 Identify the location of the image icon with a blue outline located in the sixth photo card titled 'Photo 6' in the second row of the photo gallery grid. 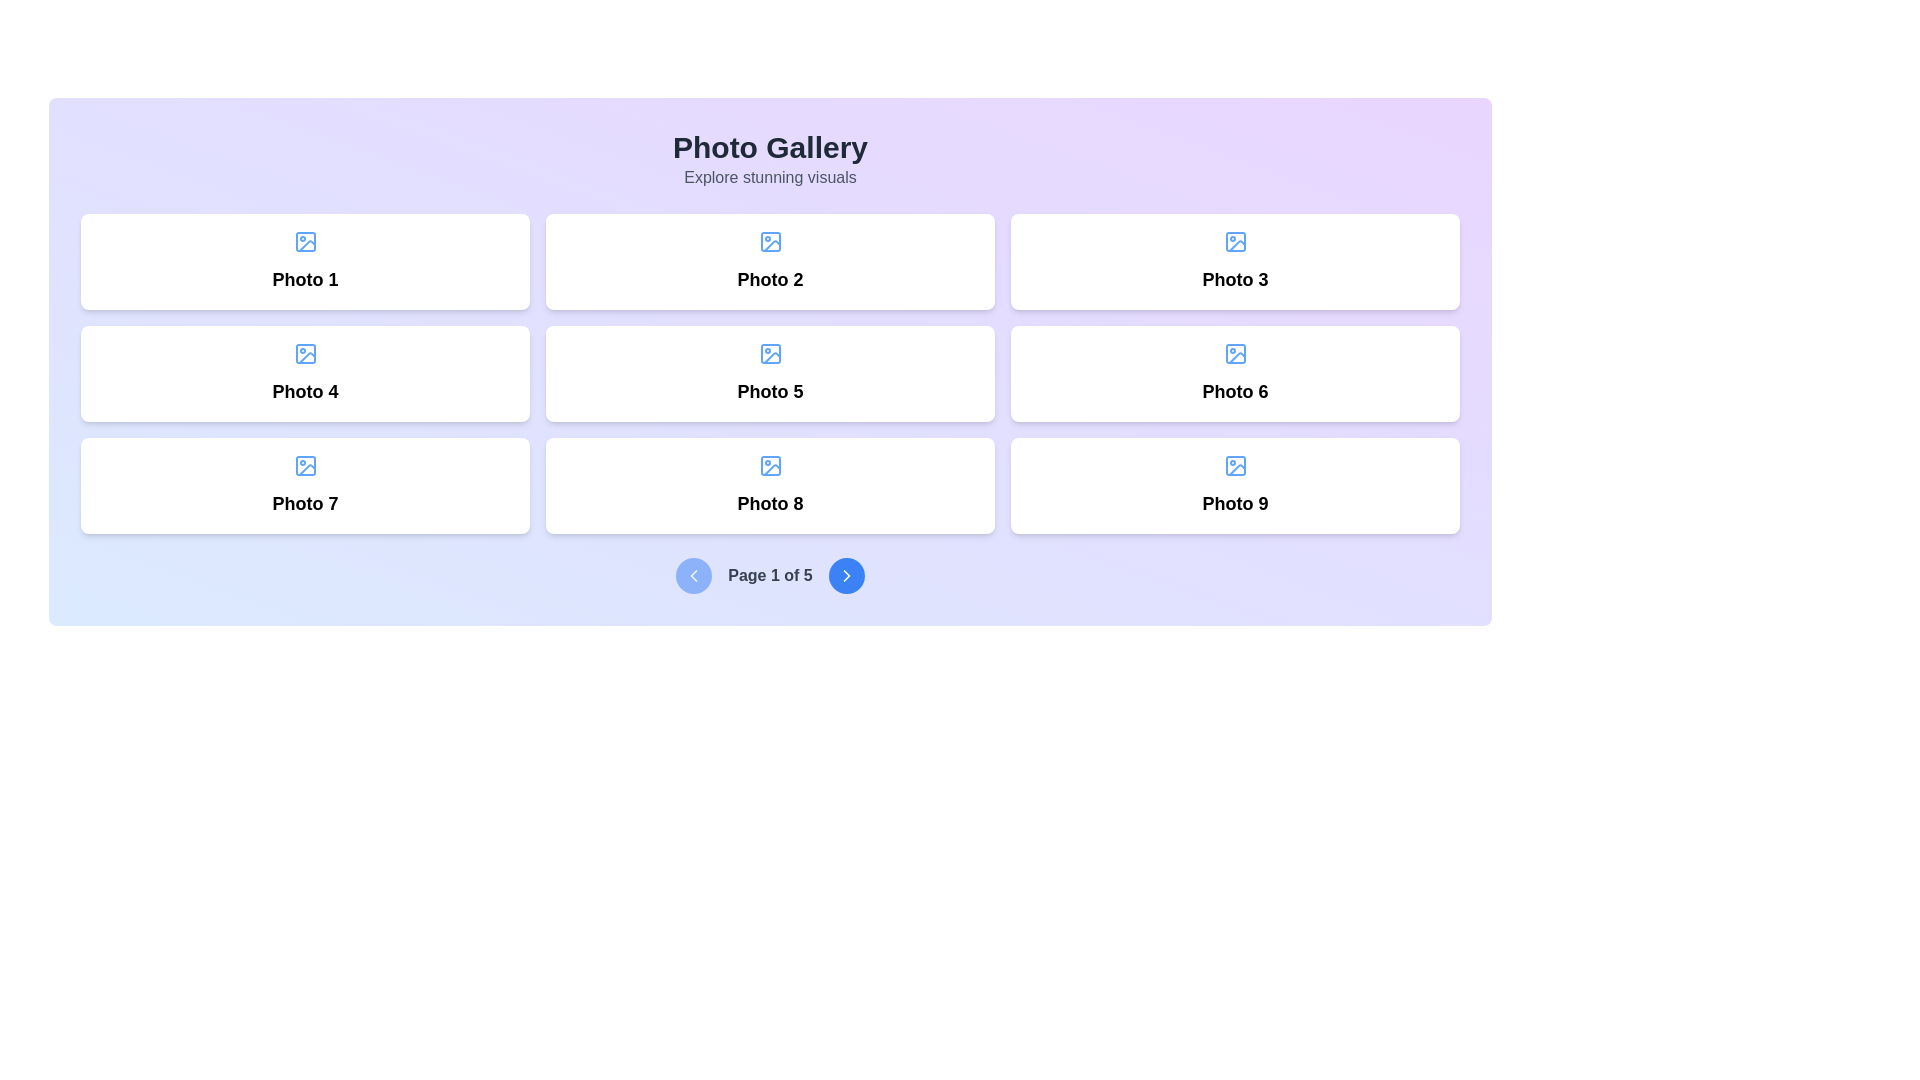
(1234, 353).